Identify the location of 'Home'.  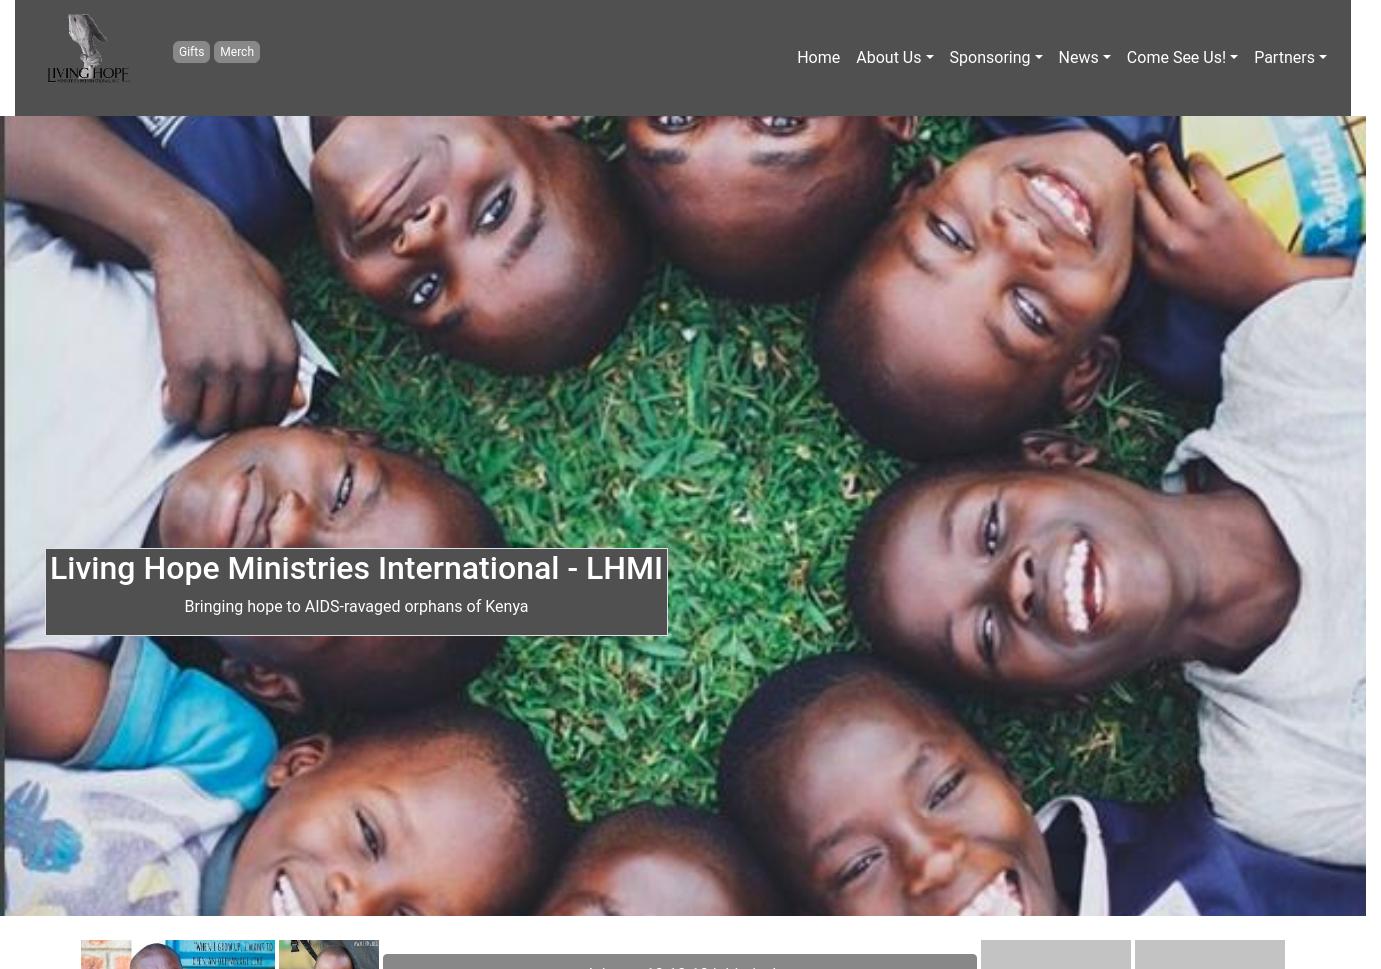
(817, 56).